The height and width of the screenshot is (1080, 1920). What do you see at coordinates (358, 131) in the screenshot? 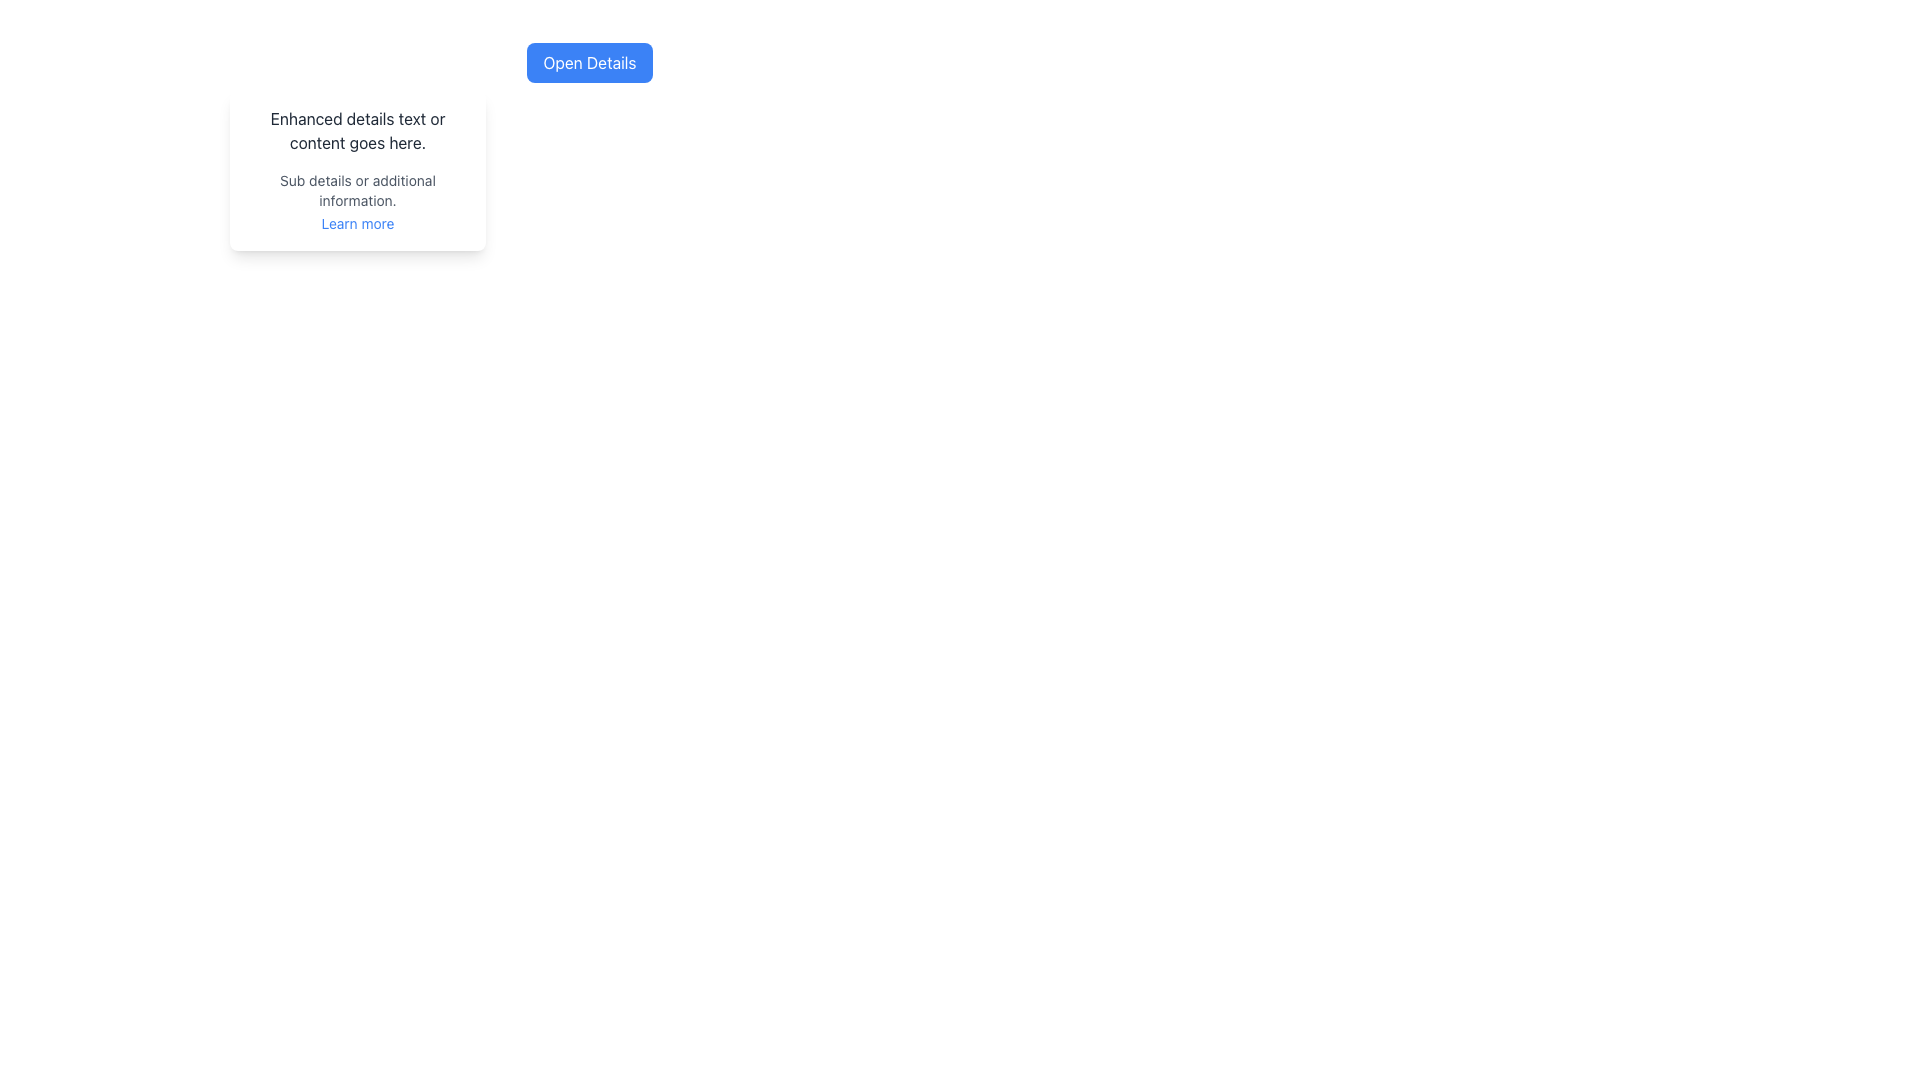
I see `the main detailed description element at the top of the white card, which is centrally aligned and provides the title` at bounding box center [358, 131].